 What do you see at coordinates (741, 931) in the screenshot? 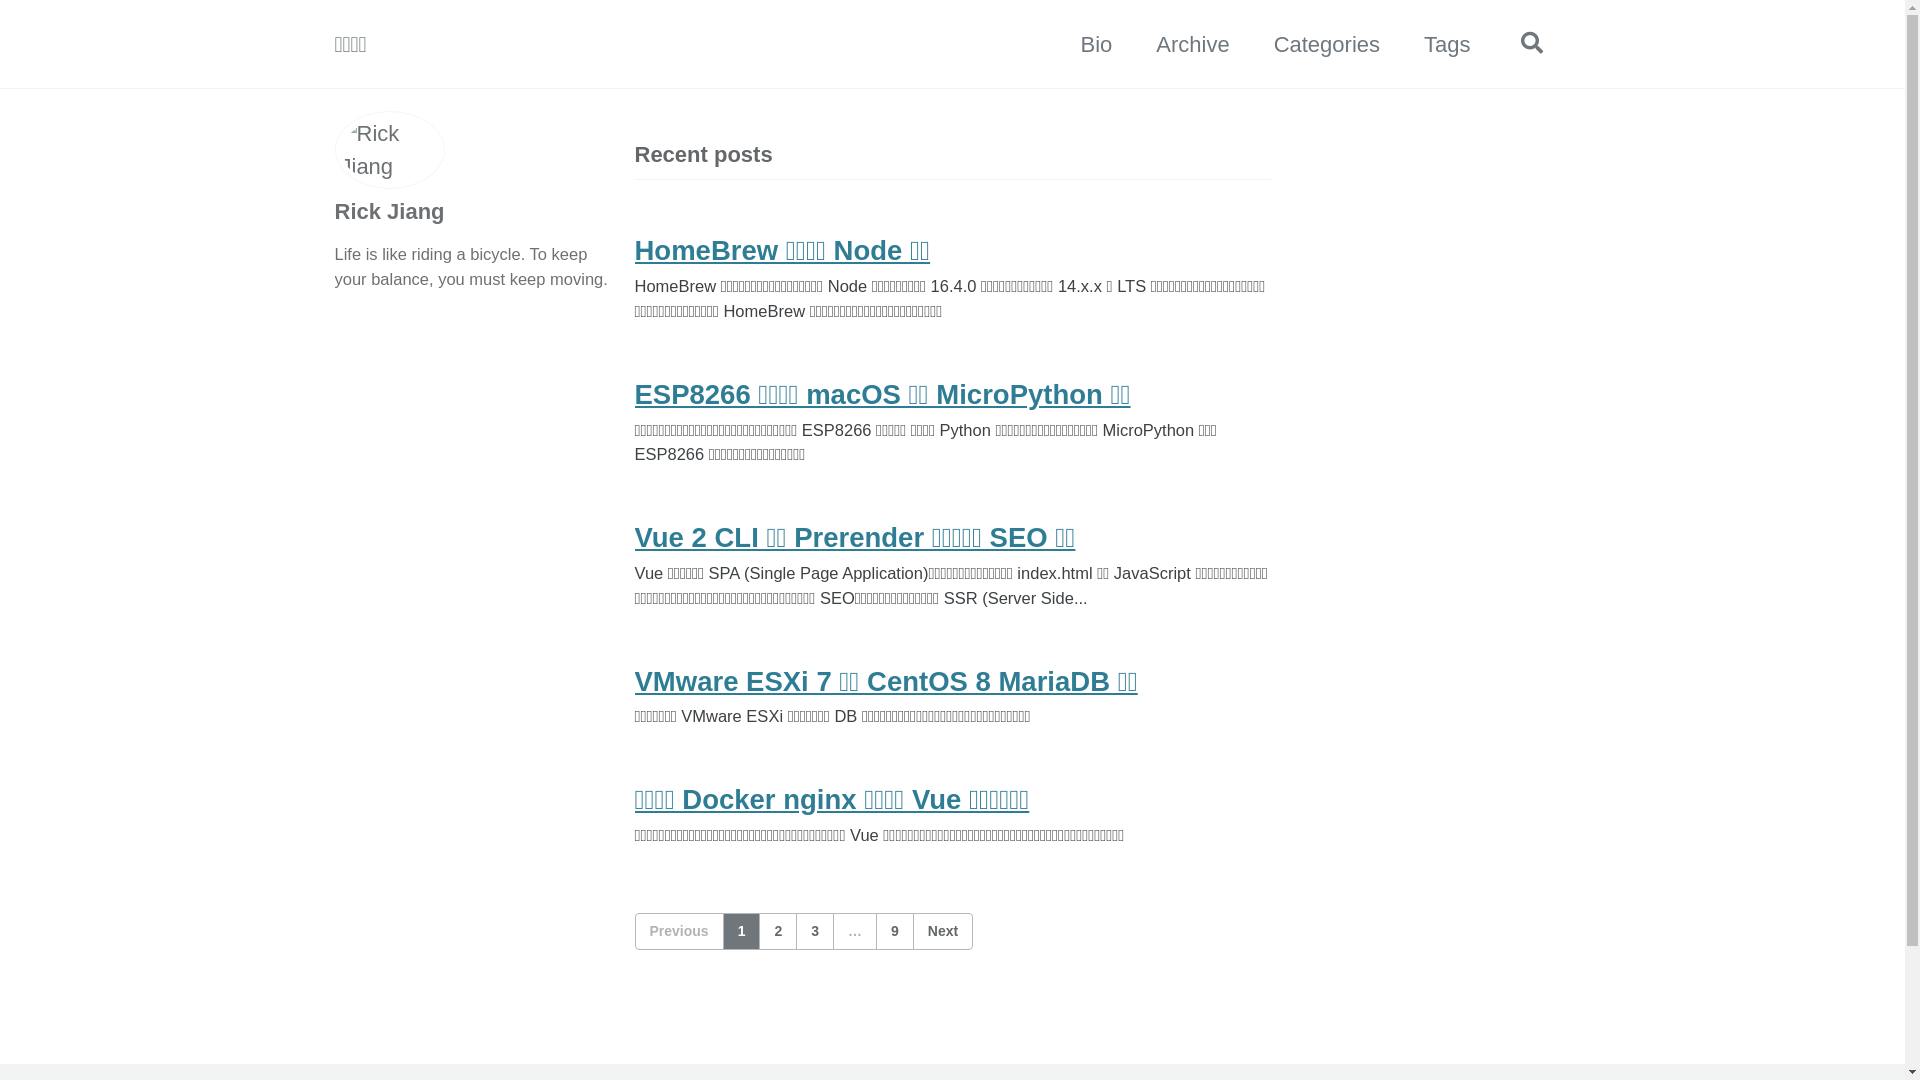
I see `'1'` at bounding box center [741, 931].